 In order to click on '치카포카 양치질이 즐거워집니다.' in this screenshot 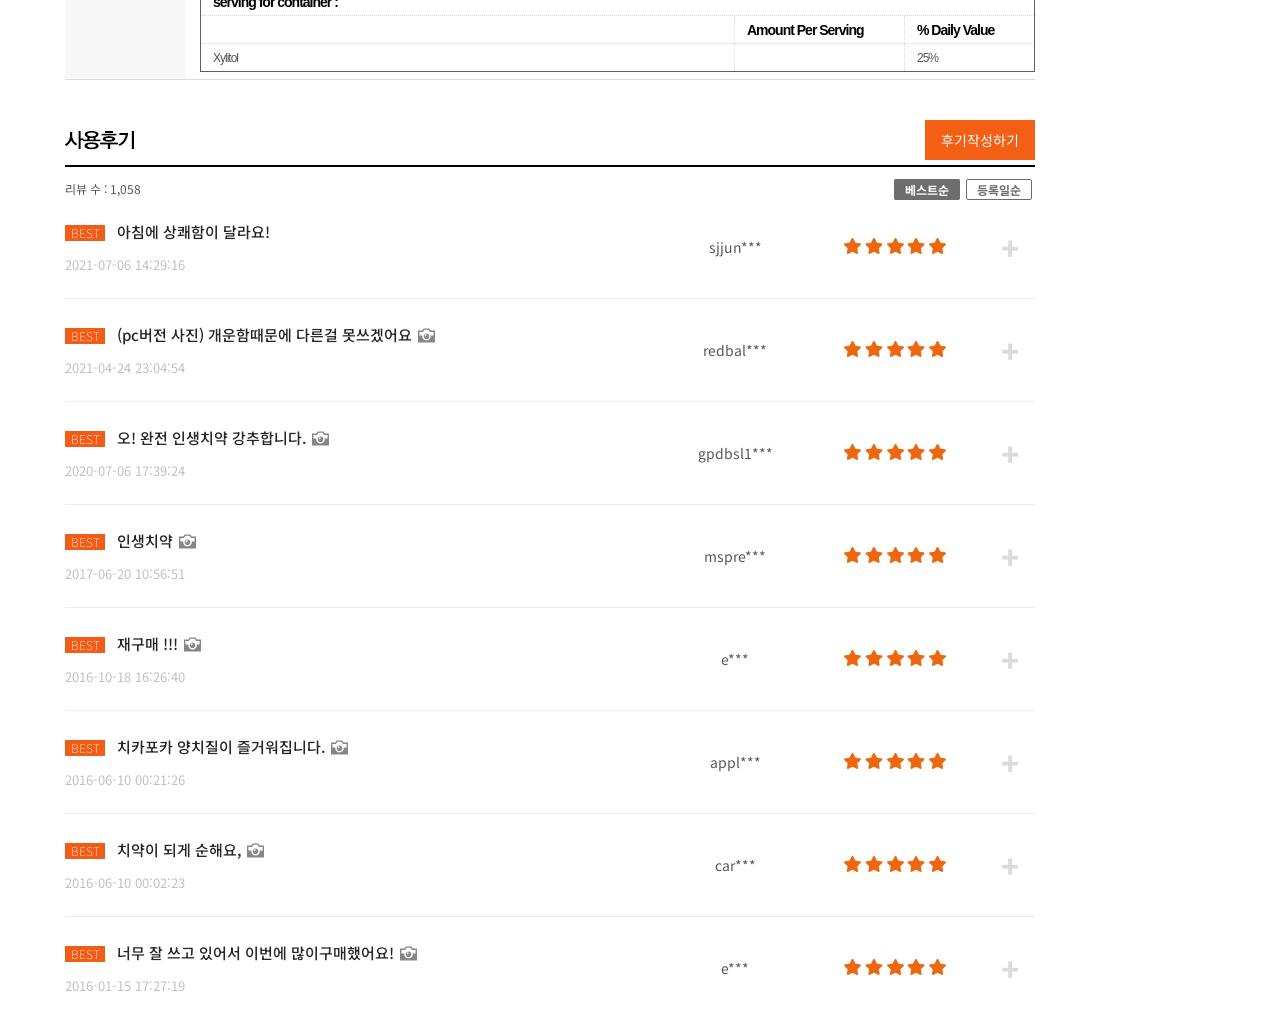, I will do `click(220, 744)`.